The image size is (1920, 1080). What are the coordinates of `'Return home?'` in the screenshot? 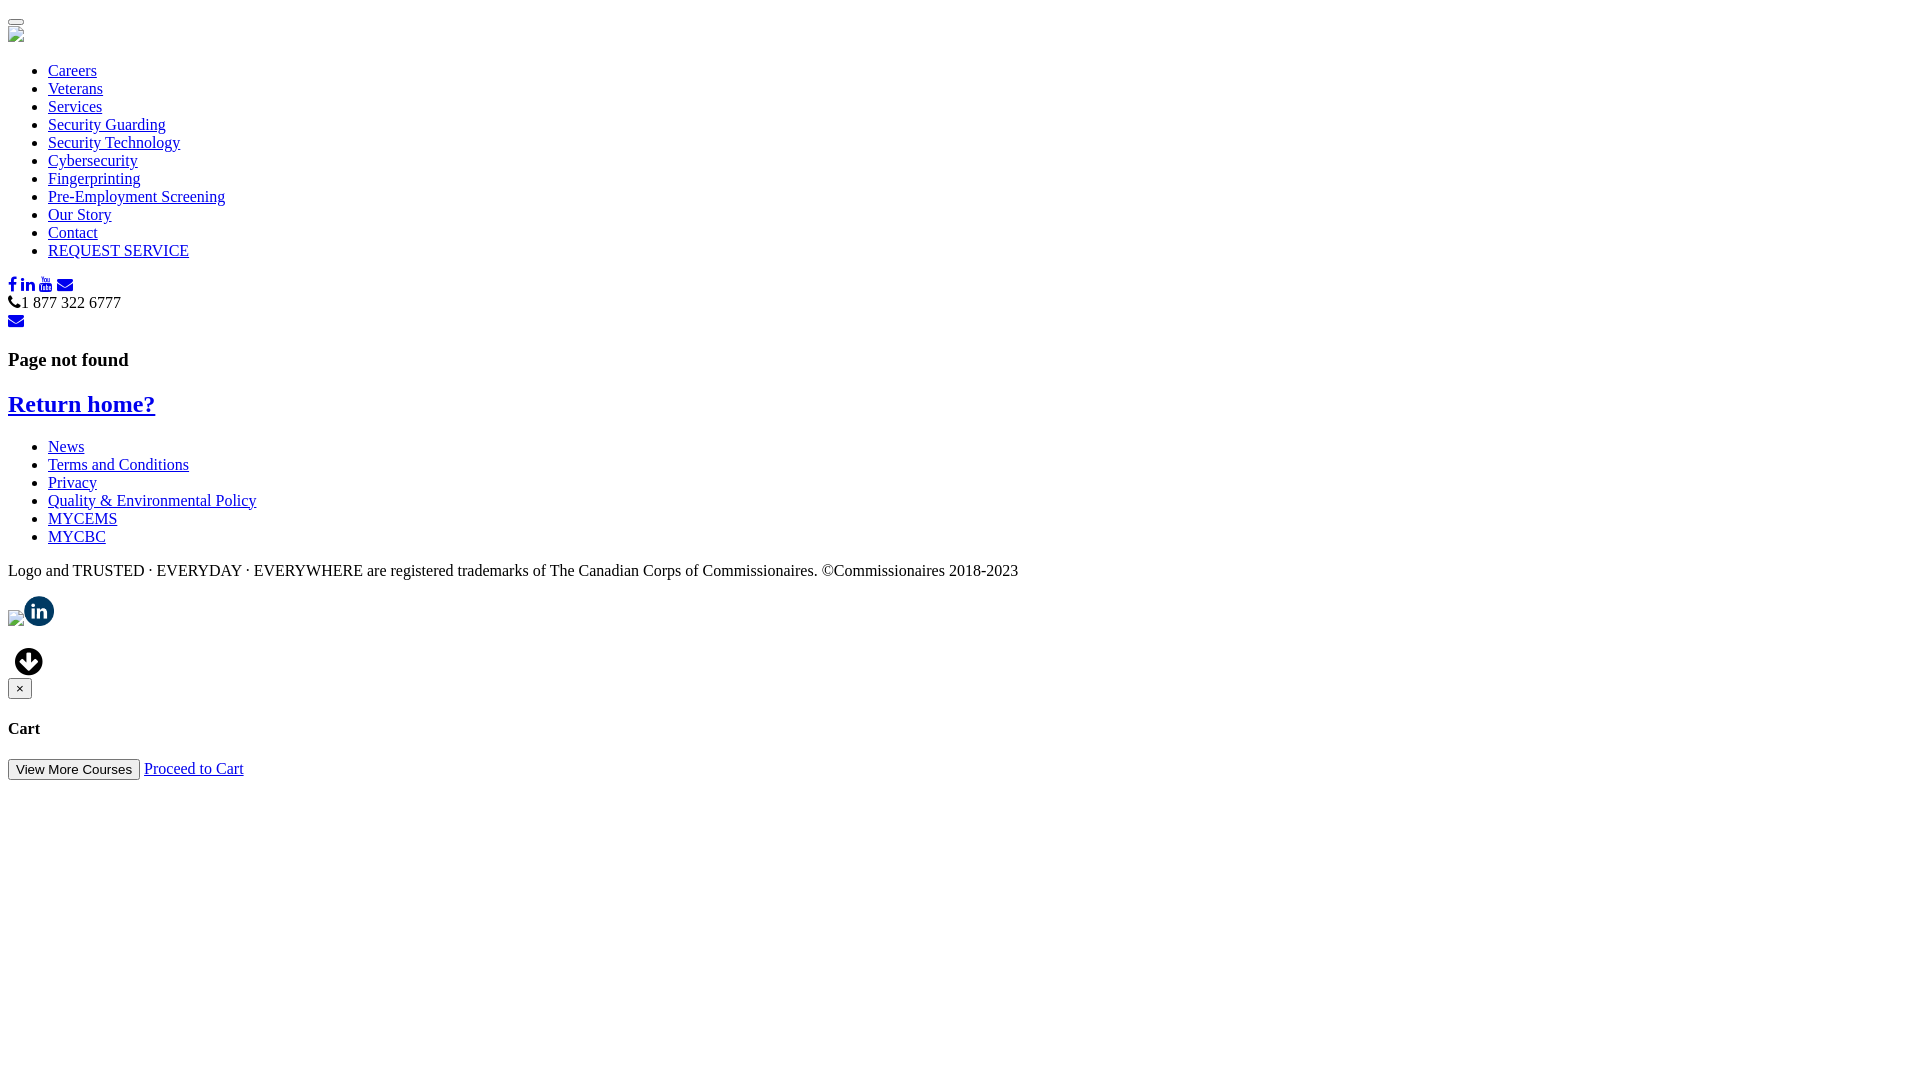 It's located at (8, 404).